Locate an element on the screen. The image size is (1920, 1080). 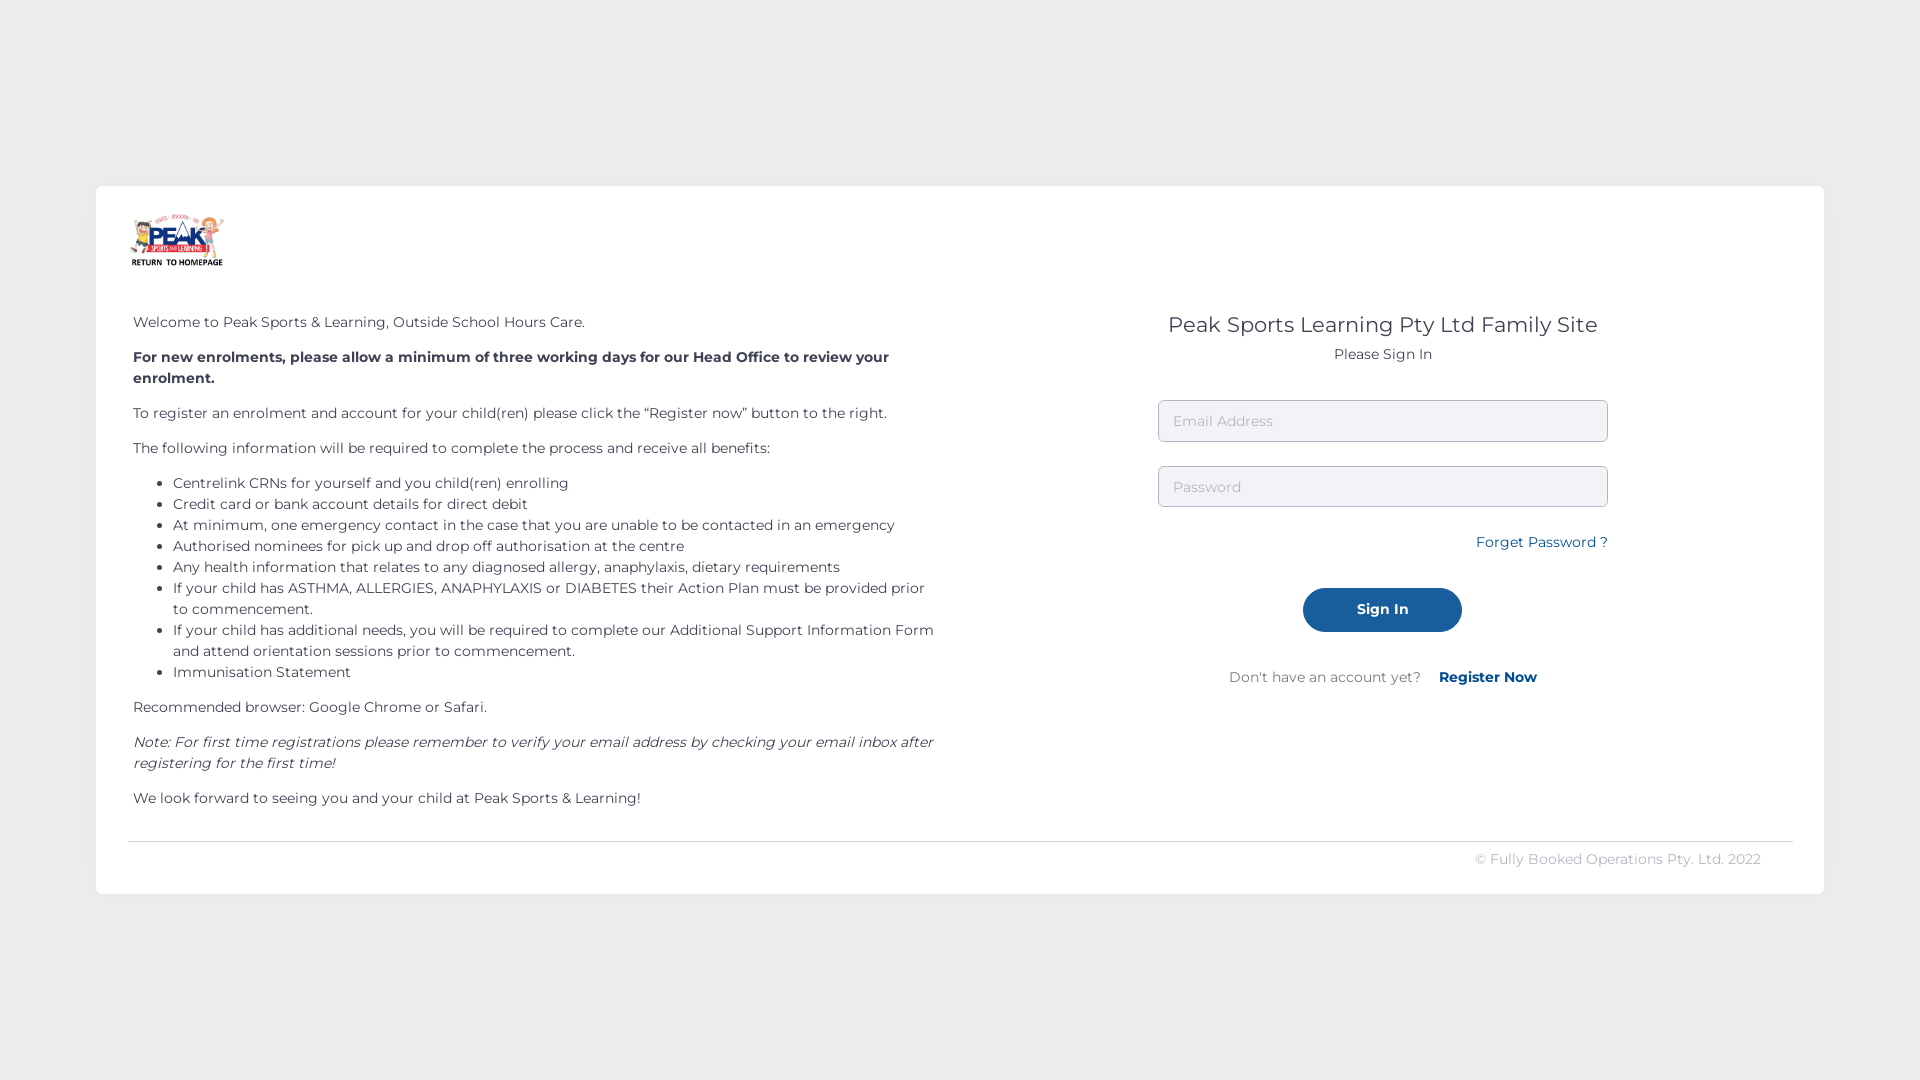
'Register Now' is located at coordinates (1487, 676).